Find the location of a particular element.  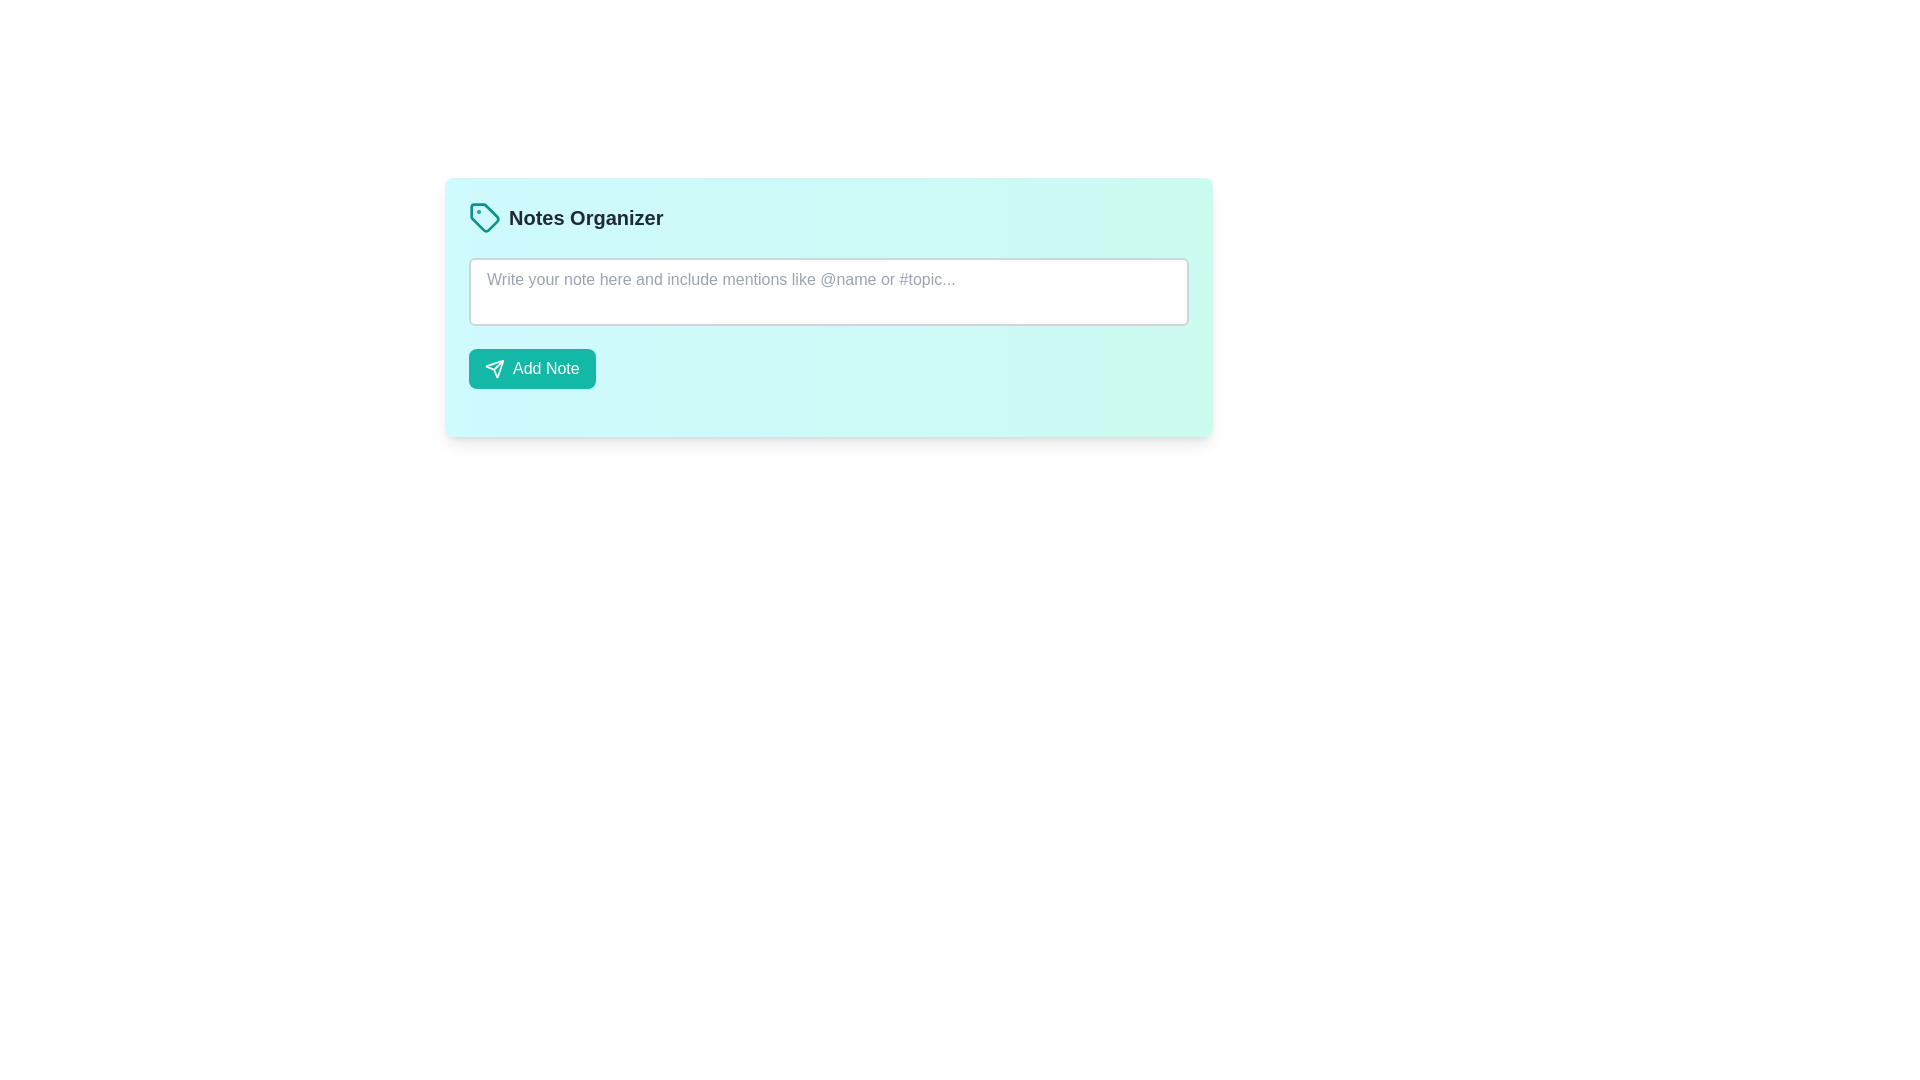

the tagging icon located to the left of the 'Notes Organizer' title is located at coordinates (484, 218).